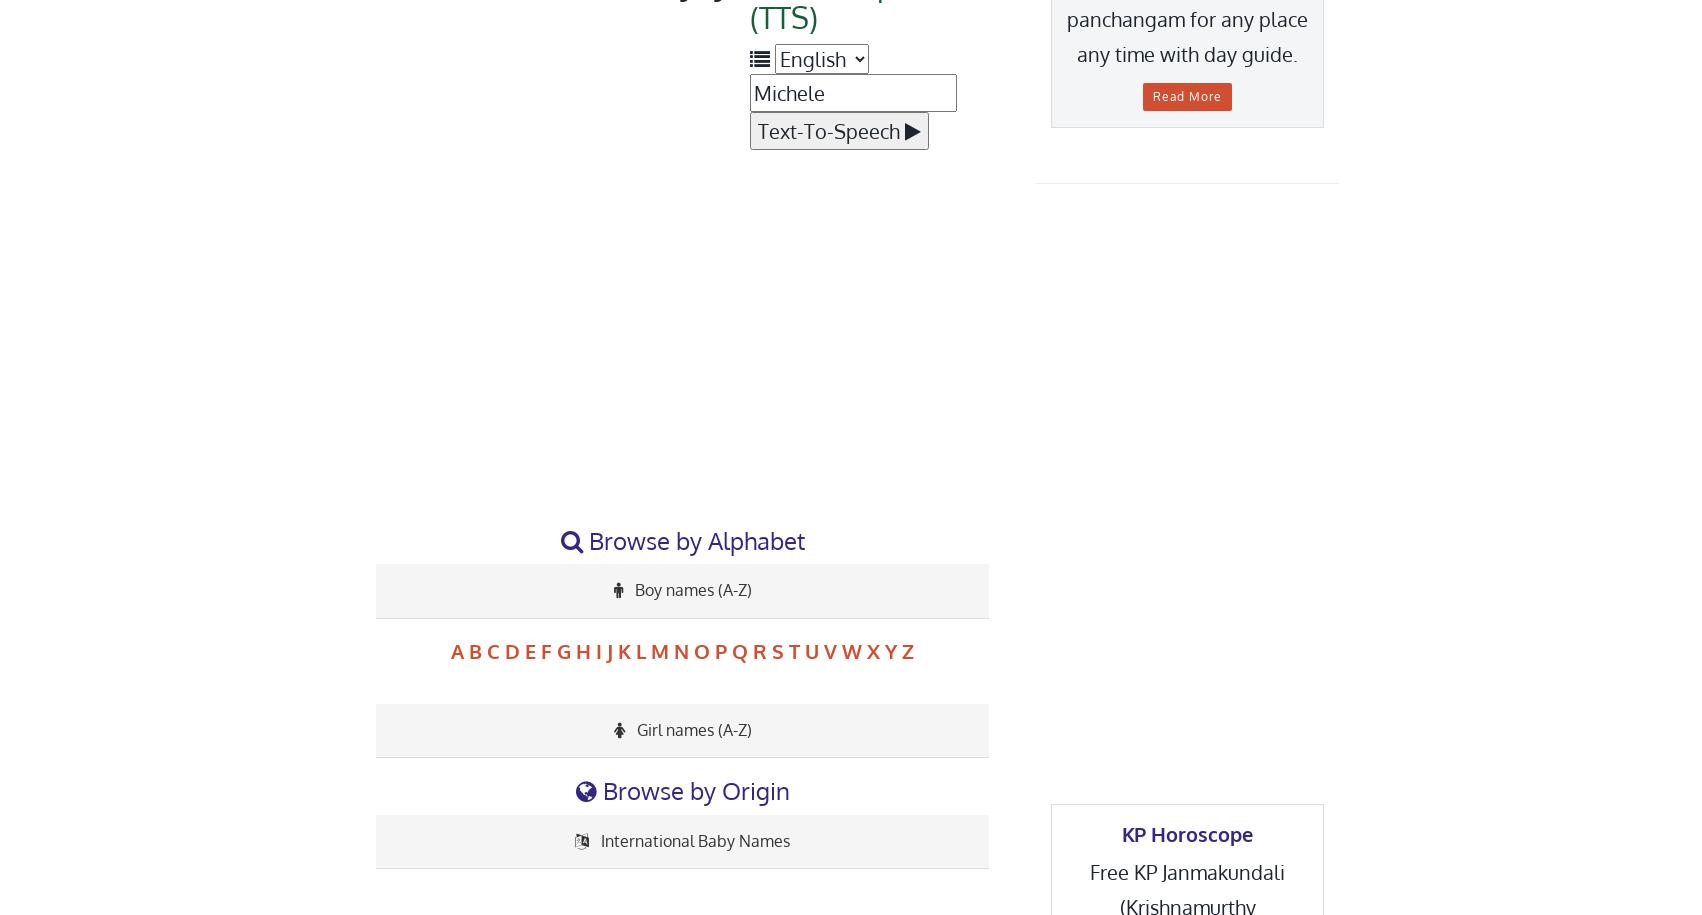  I want to click on 'Browse by Origin', so click(596, 789).